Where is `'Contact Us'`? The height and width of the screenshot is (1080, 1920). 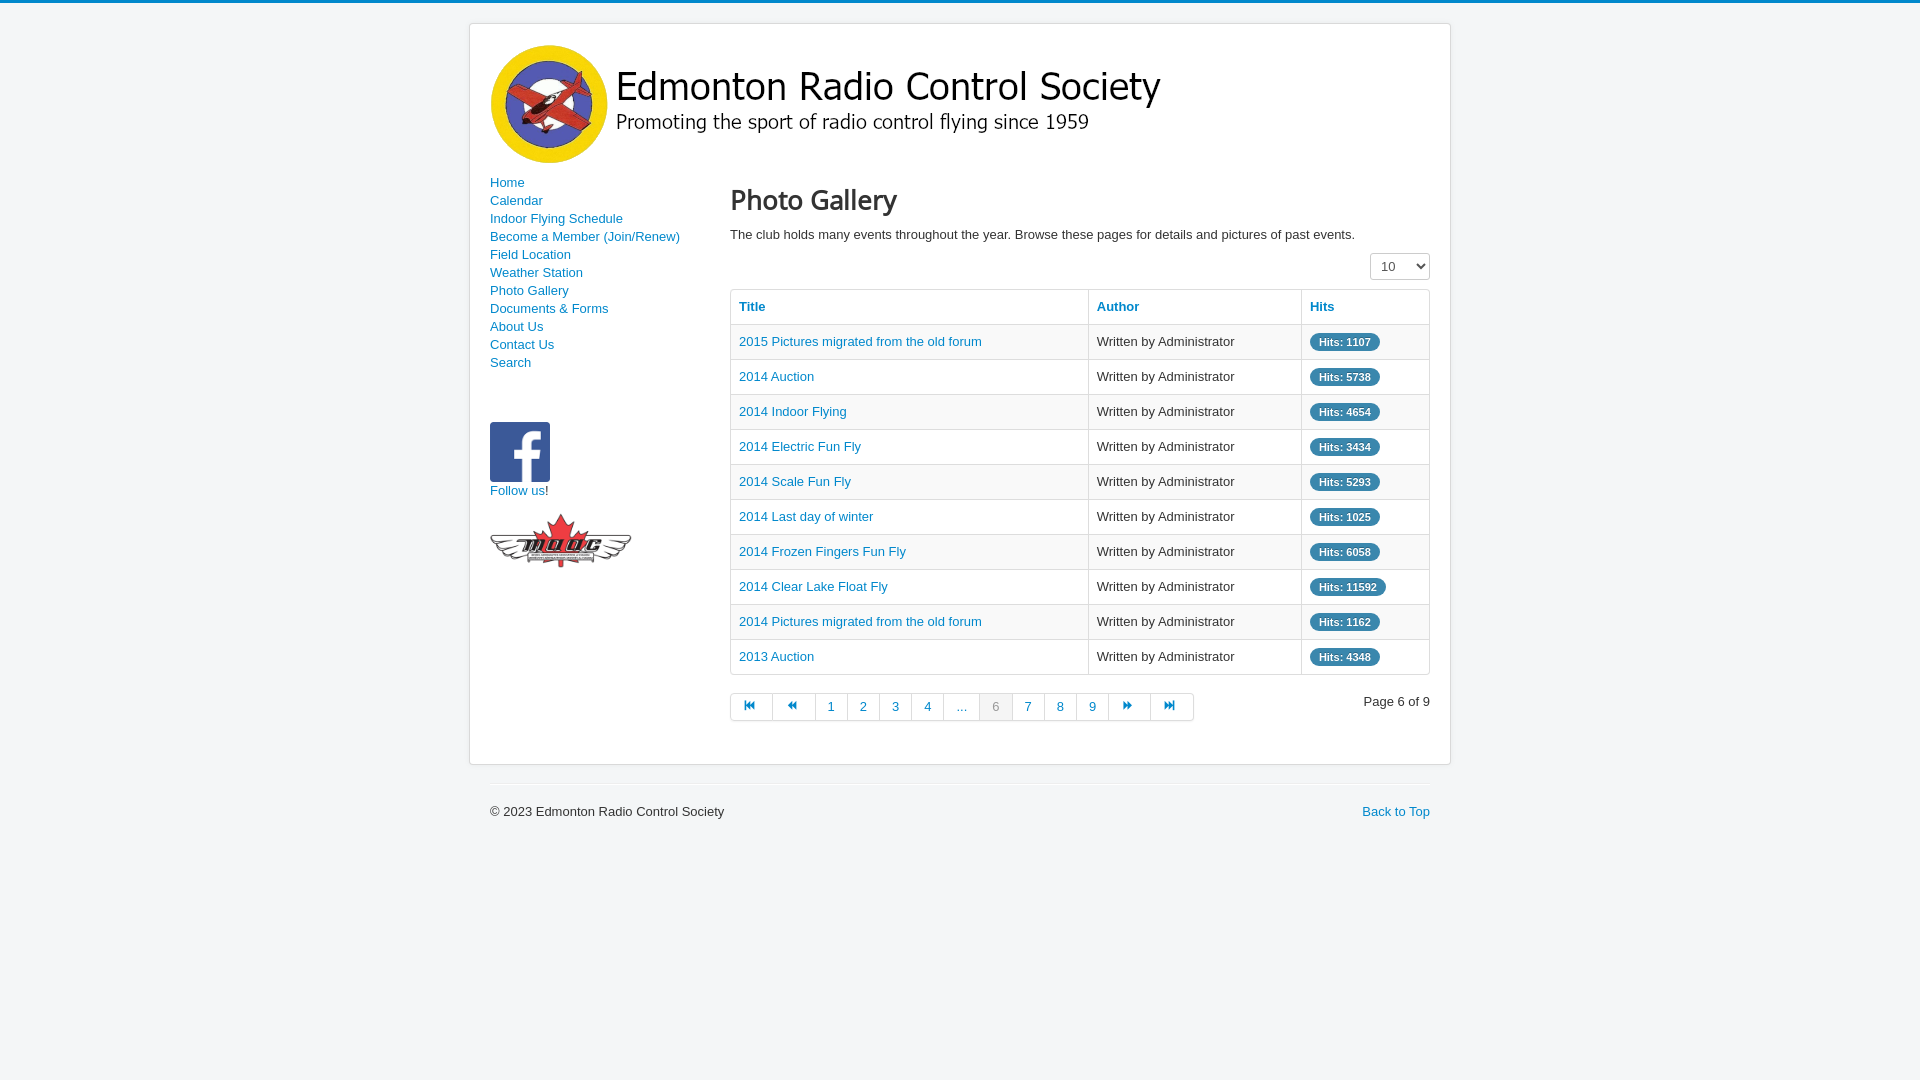
'Contact Us' is located at coordinates (599, 343).